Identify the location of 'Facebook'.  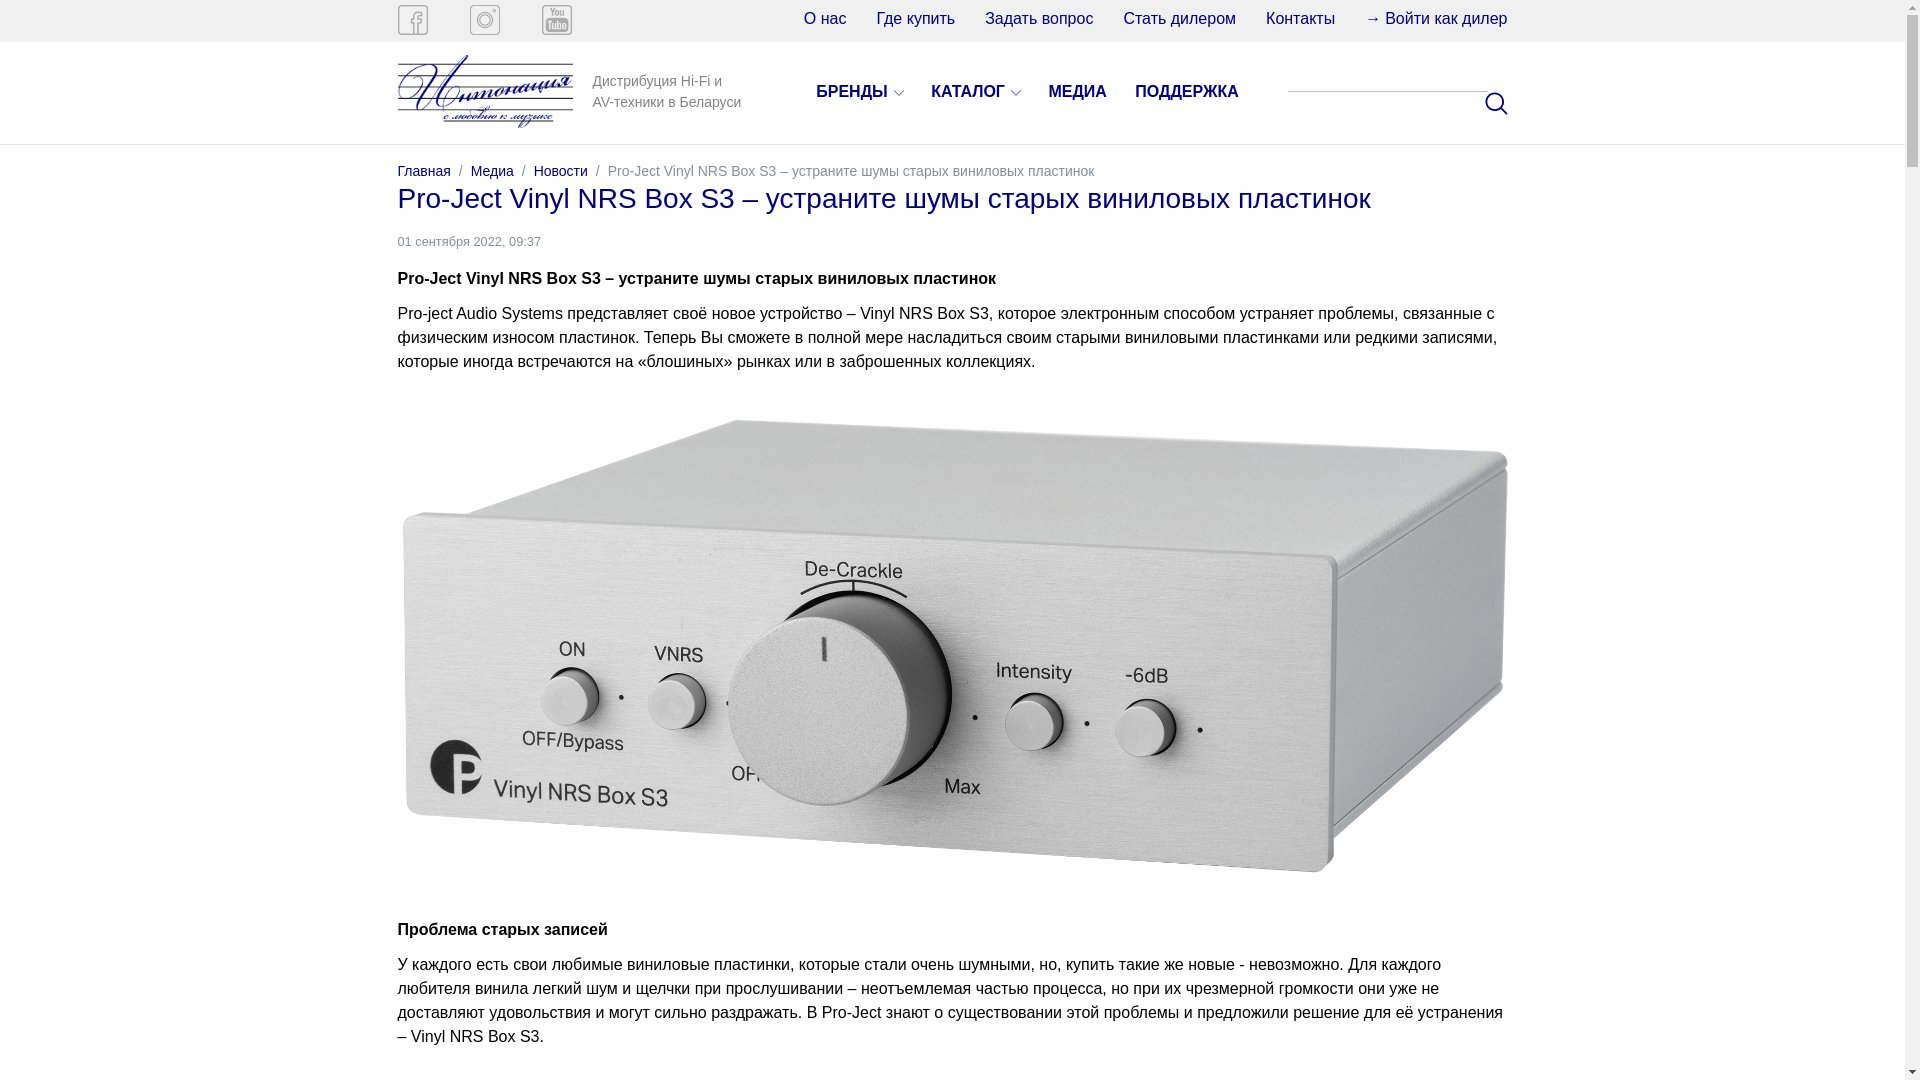
(411, 19).